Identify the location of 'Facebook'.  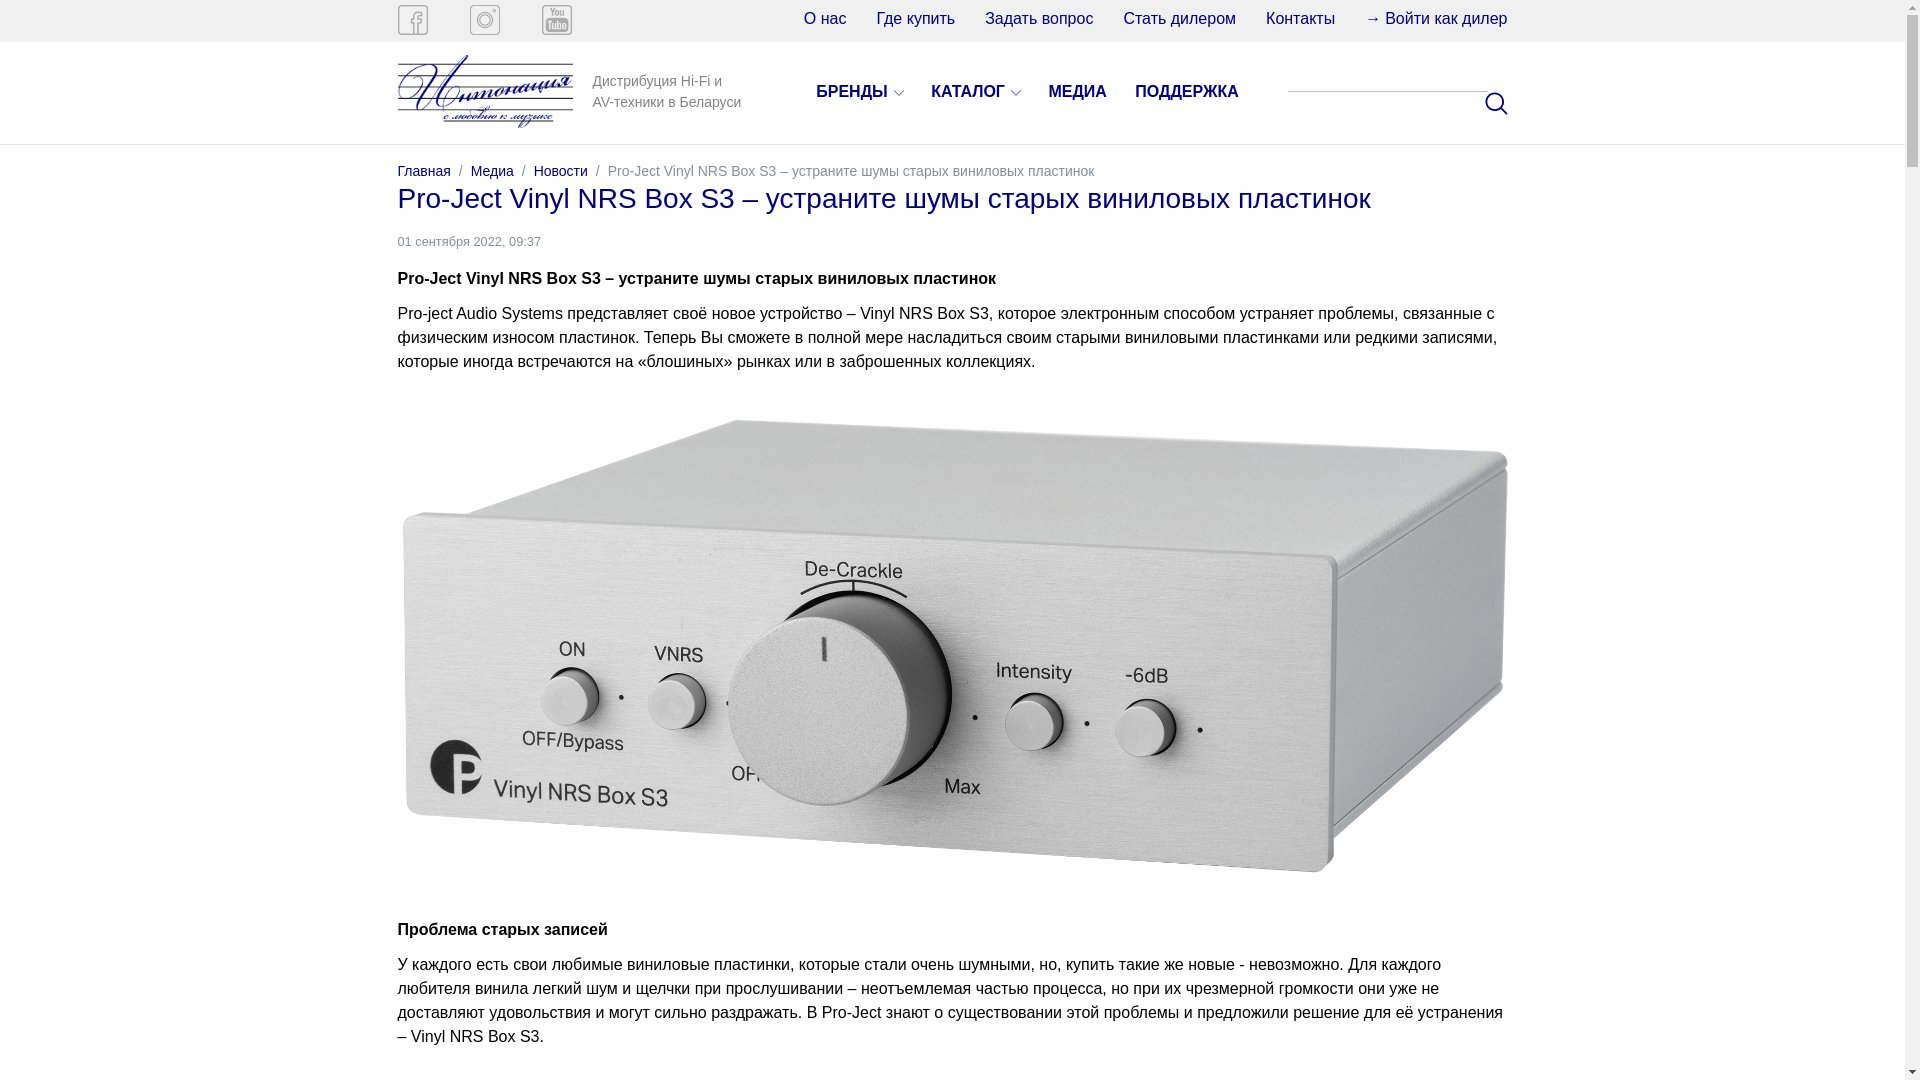
(411, 19).